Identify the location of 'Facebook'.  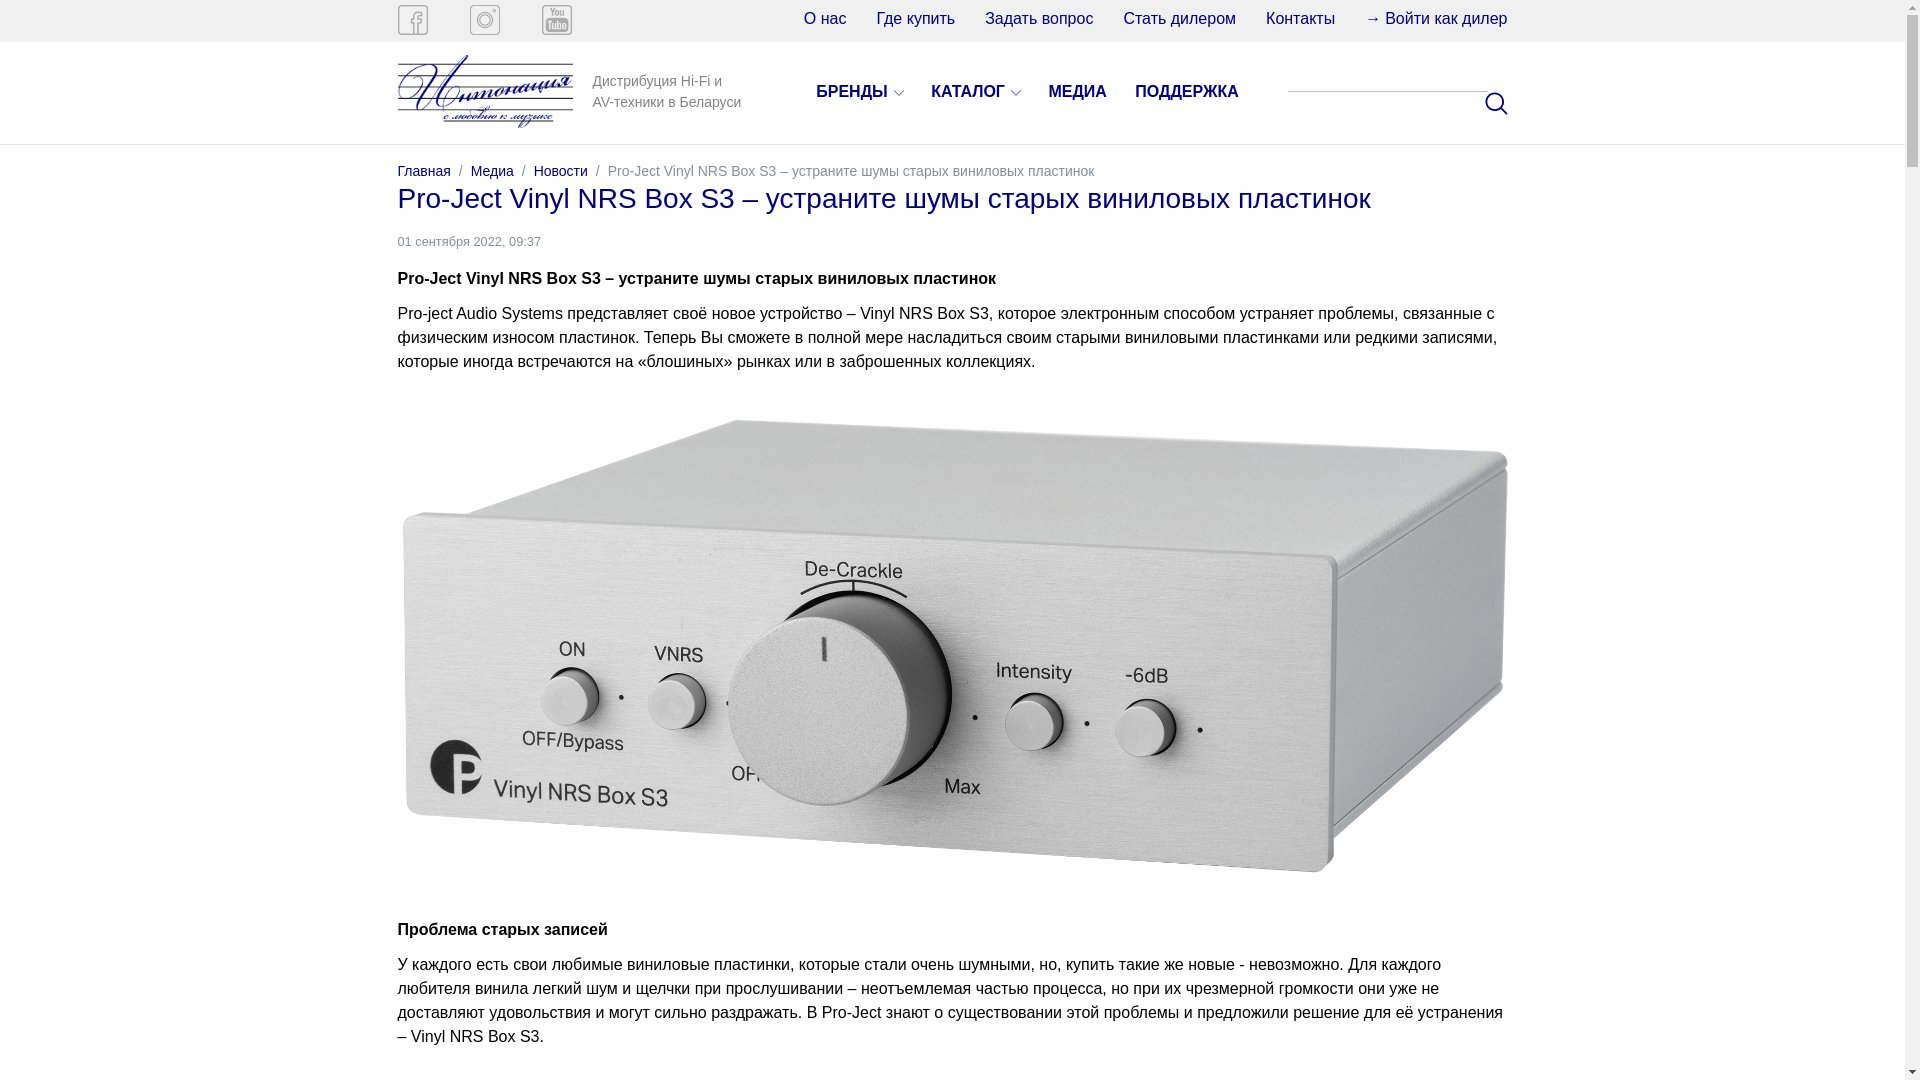
(411, 19).